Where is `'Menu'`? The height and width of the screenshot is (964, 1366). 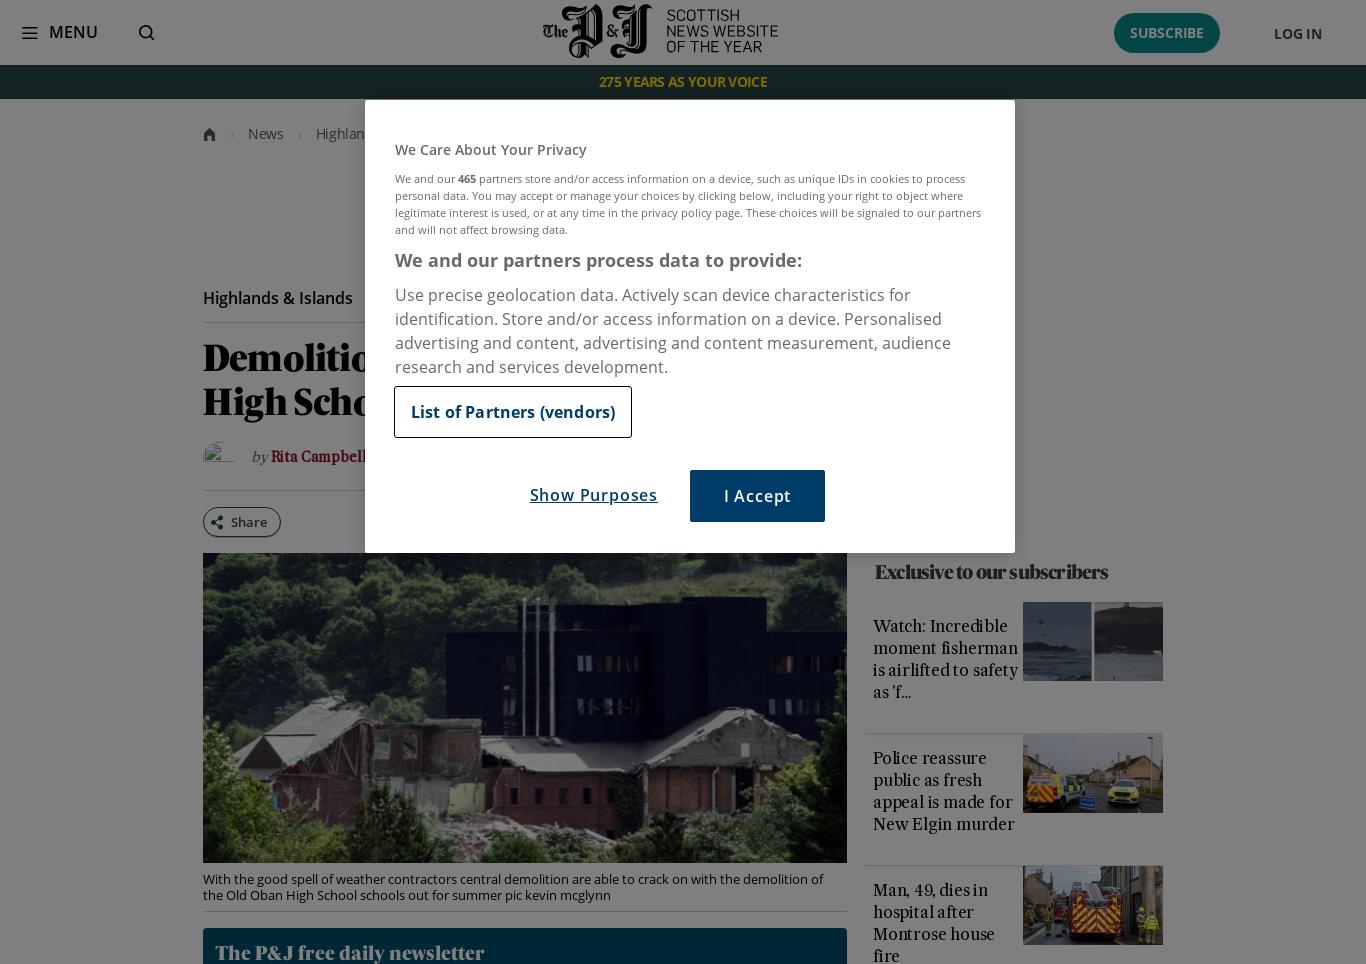 'Menu' is located at coordinates (72, 30).